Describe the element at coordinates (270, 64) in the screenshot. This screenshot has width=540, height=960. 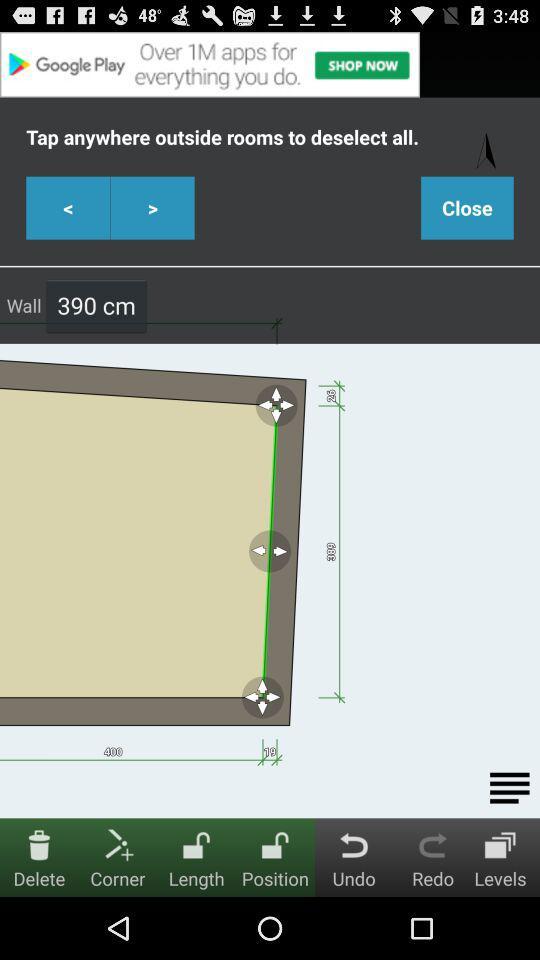
I see `click advertisements` at that location.